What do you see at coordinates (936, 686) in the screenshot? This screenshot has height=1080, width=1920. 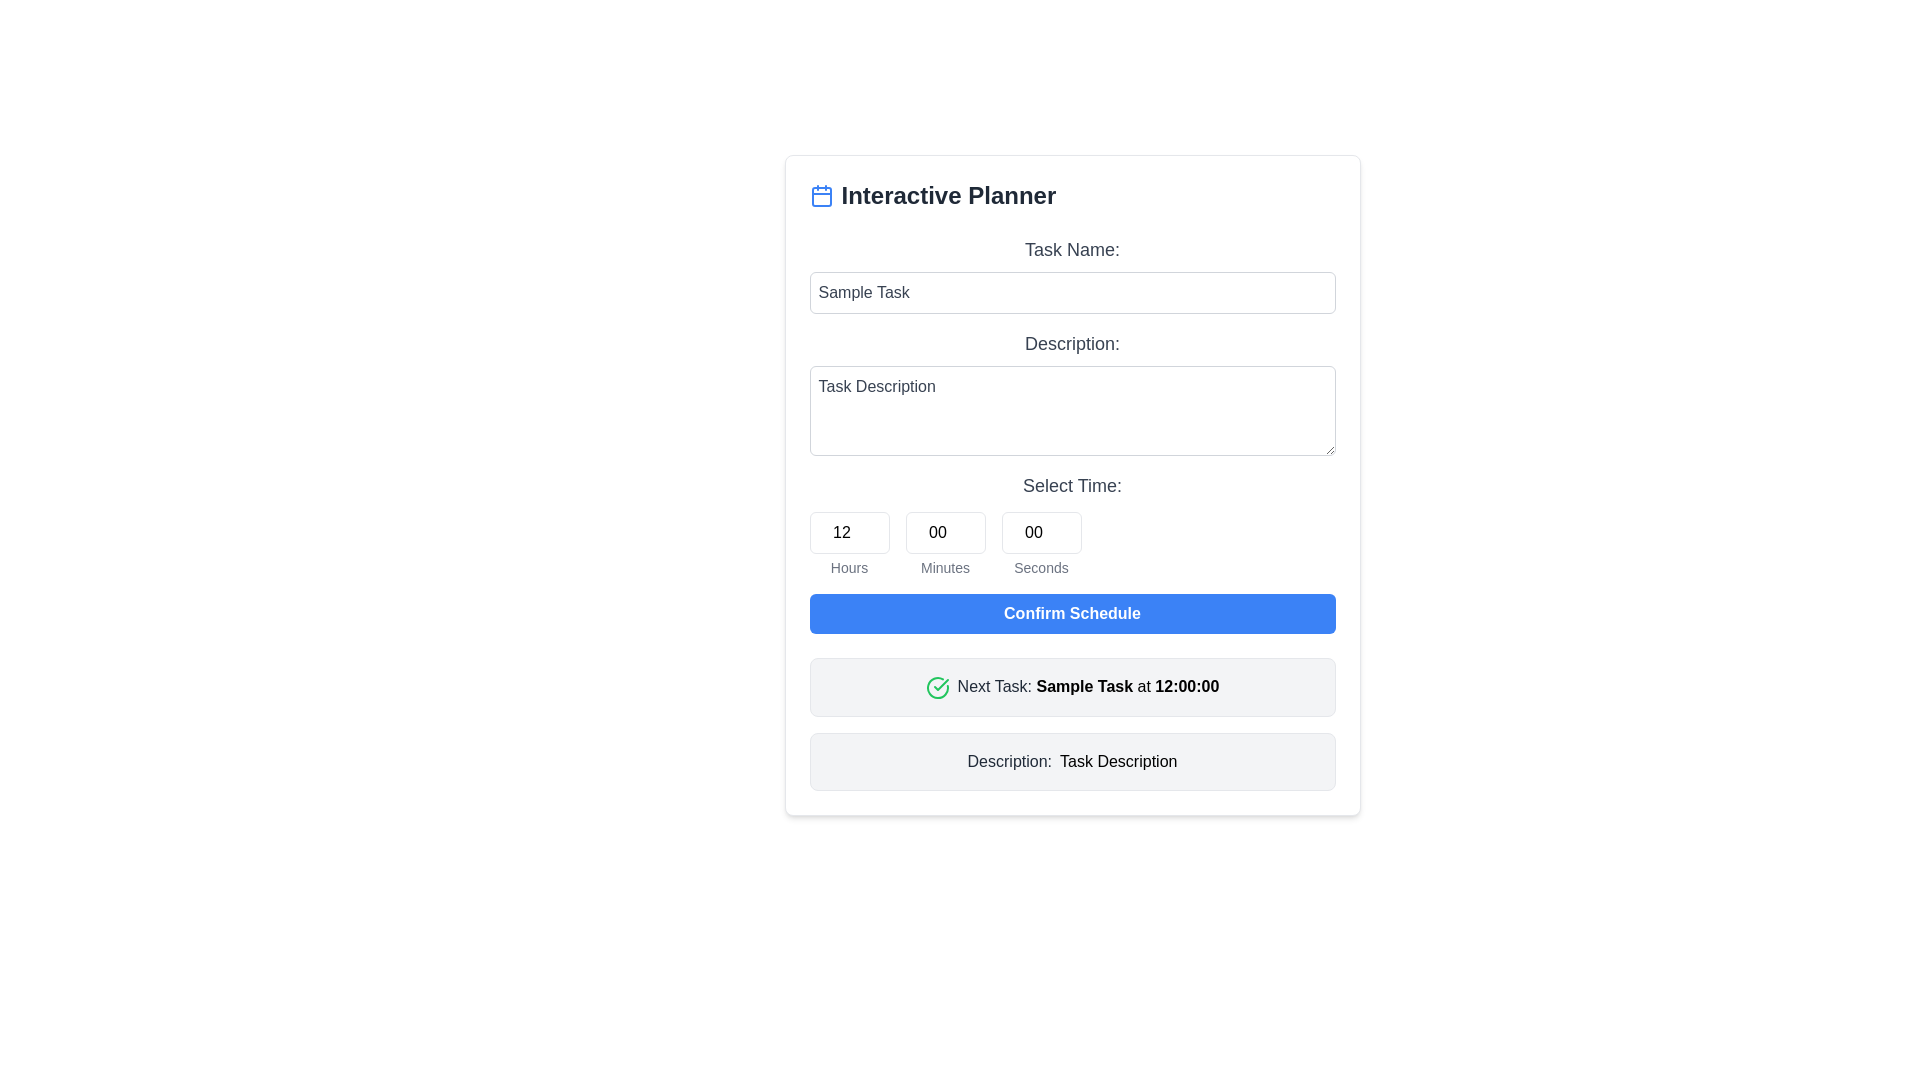 I see `the green circular icon with a checkmark that indicates completion, located at the beginning of the text 'Next Task: Sample Task at 12:00:00'` at bounding box center [936, 686].